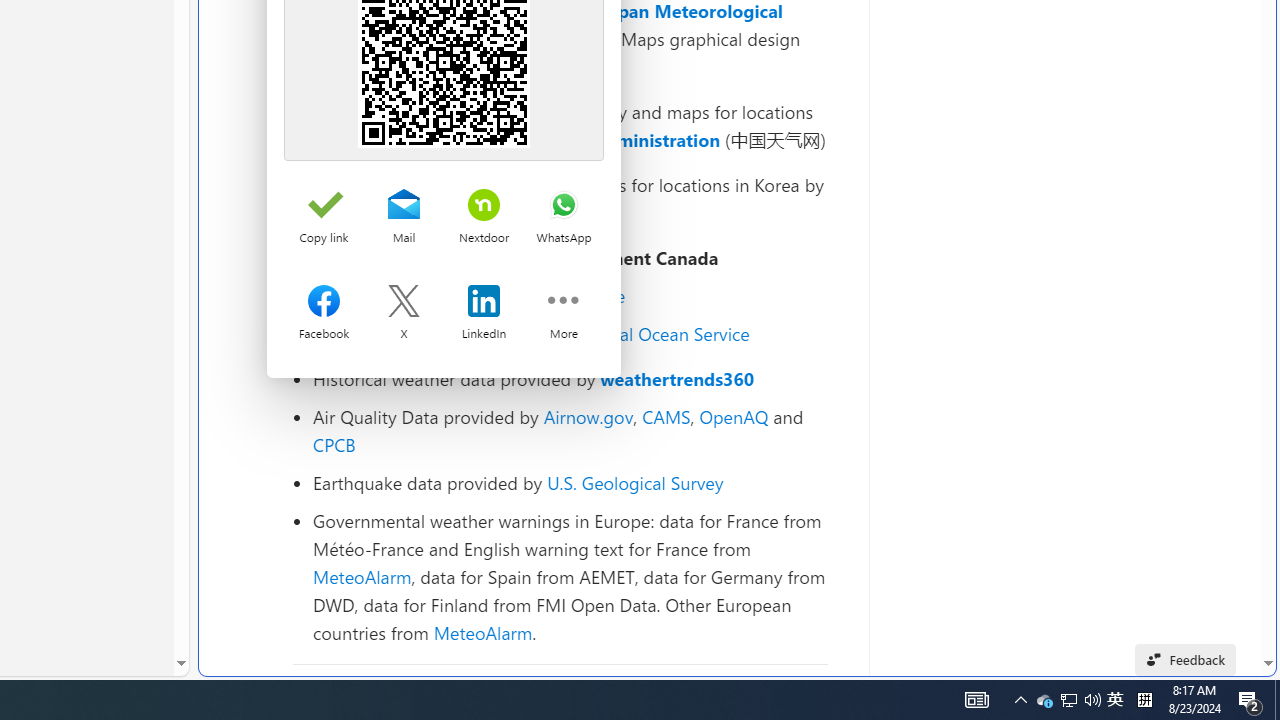 The width and height of the screenshot is (1280, 720). Describe the element at coordinates (666, 415) in the screenshot. I see `'CAMS'` at that location.